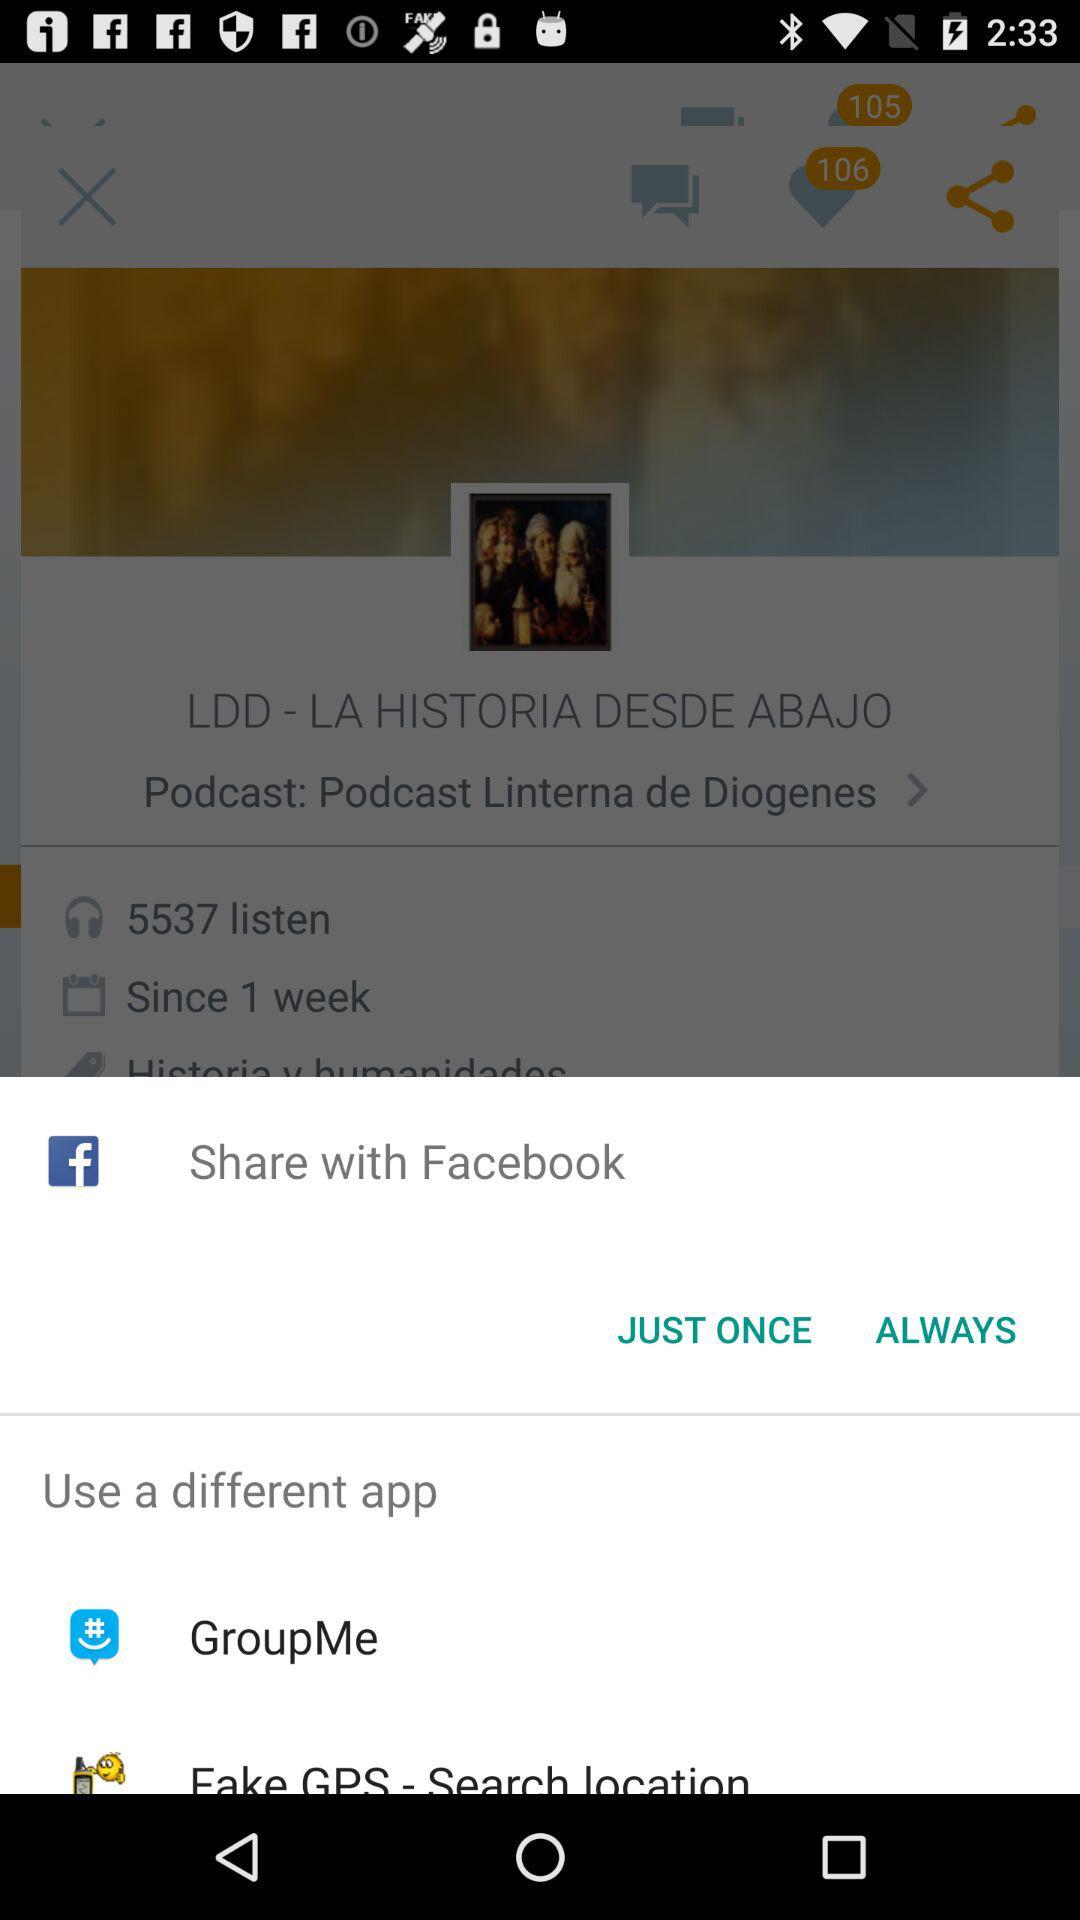 Image resolution: width=1080 pixels, height=1920 pixels. What do you see at coordinates (945, 1329) in the screenshot?
I see `always icon` at bounding box center [945, 1329].